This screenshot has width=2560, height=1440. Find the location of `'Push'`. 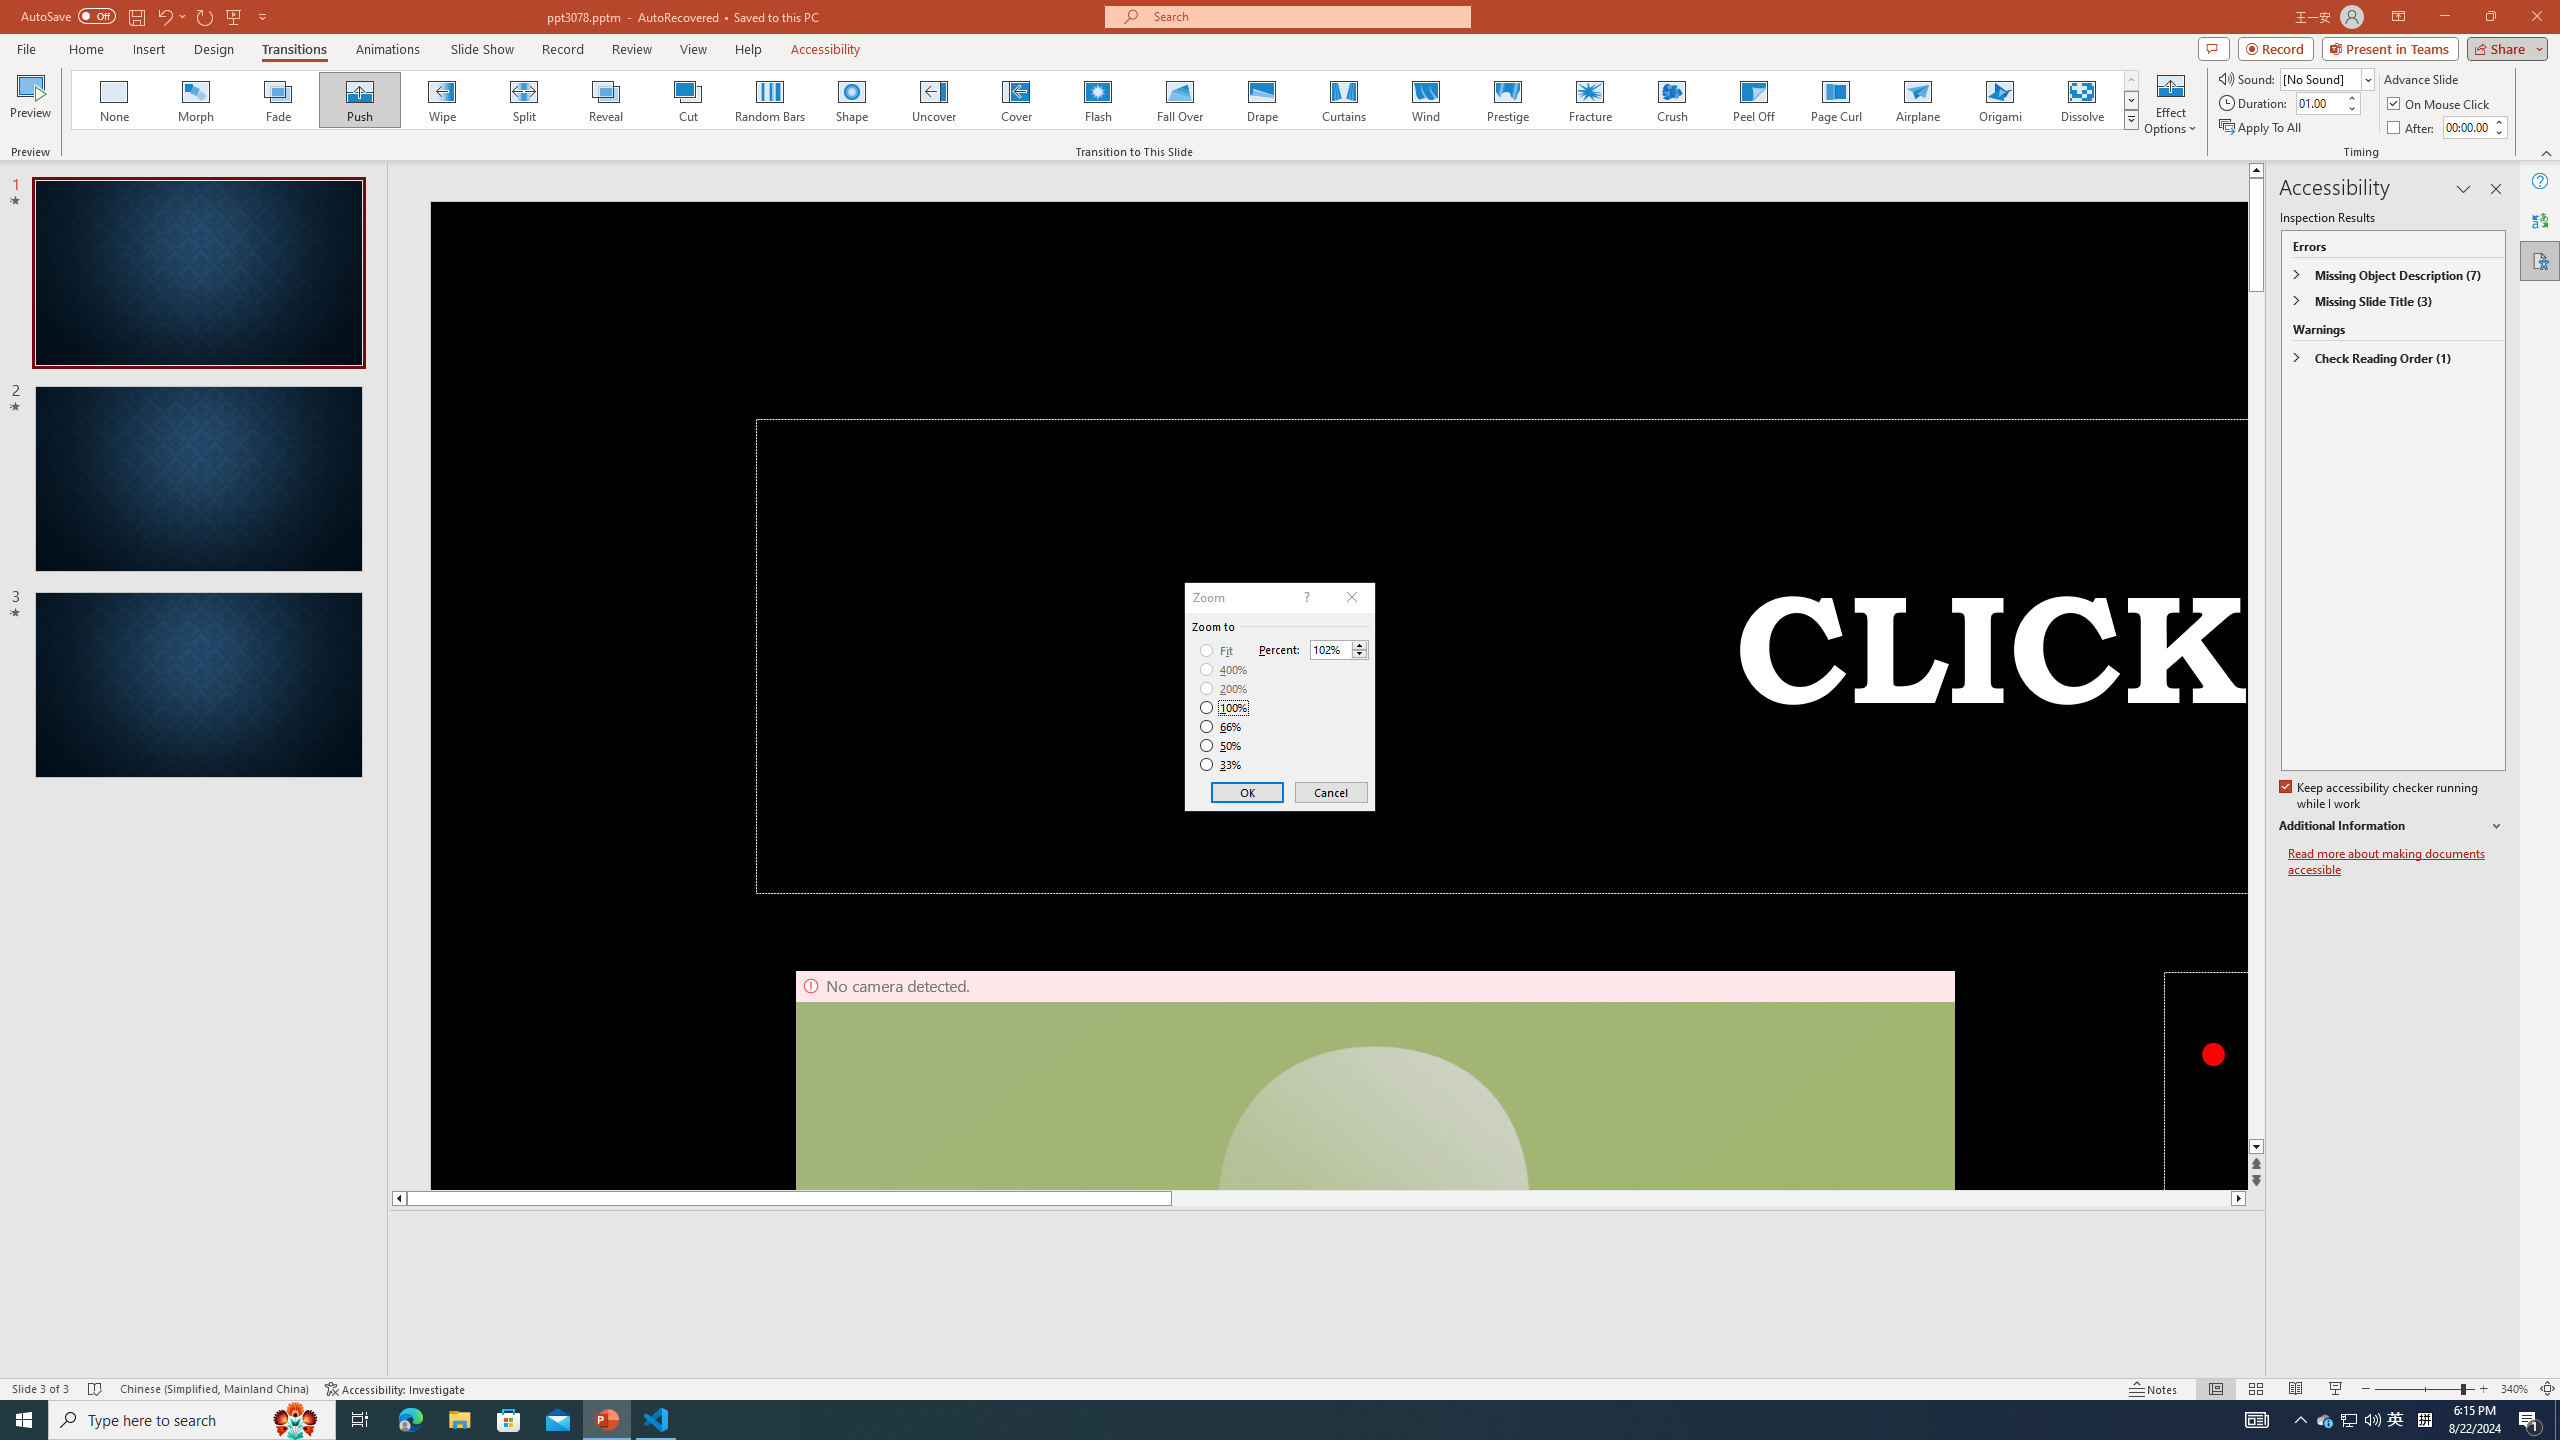

'Push' is located at coordinates (359, 99).